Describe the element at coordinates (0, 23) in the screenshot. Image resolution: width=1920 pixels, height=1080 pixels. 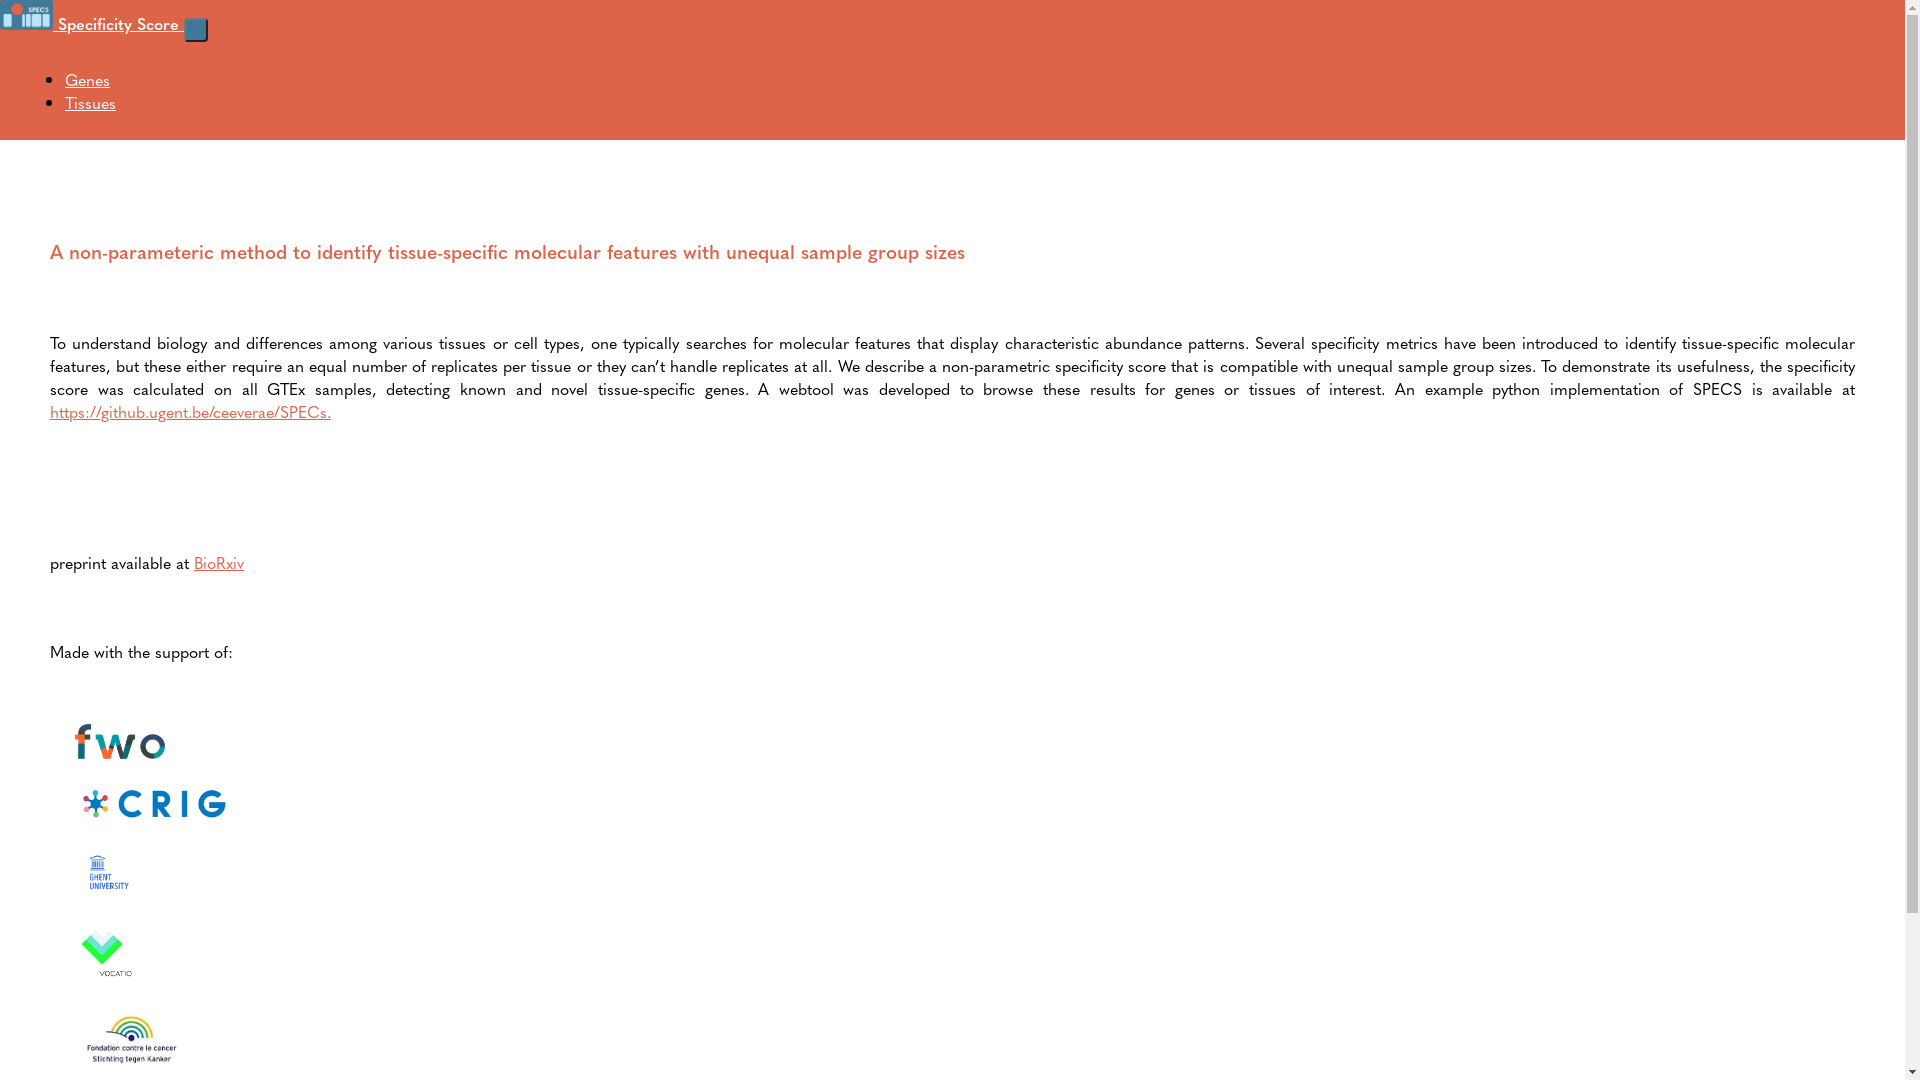
I see `' Specificity Score'` at that location.